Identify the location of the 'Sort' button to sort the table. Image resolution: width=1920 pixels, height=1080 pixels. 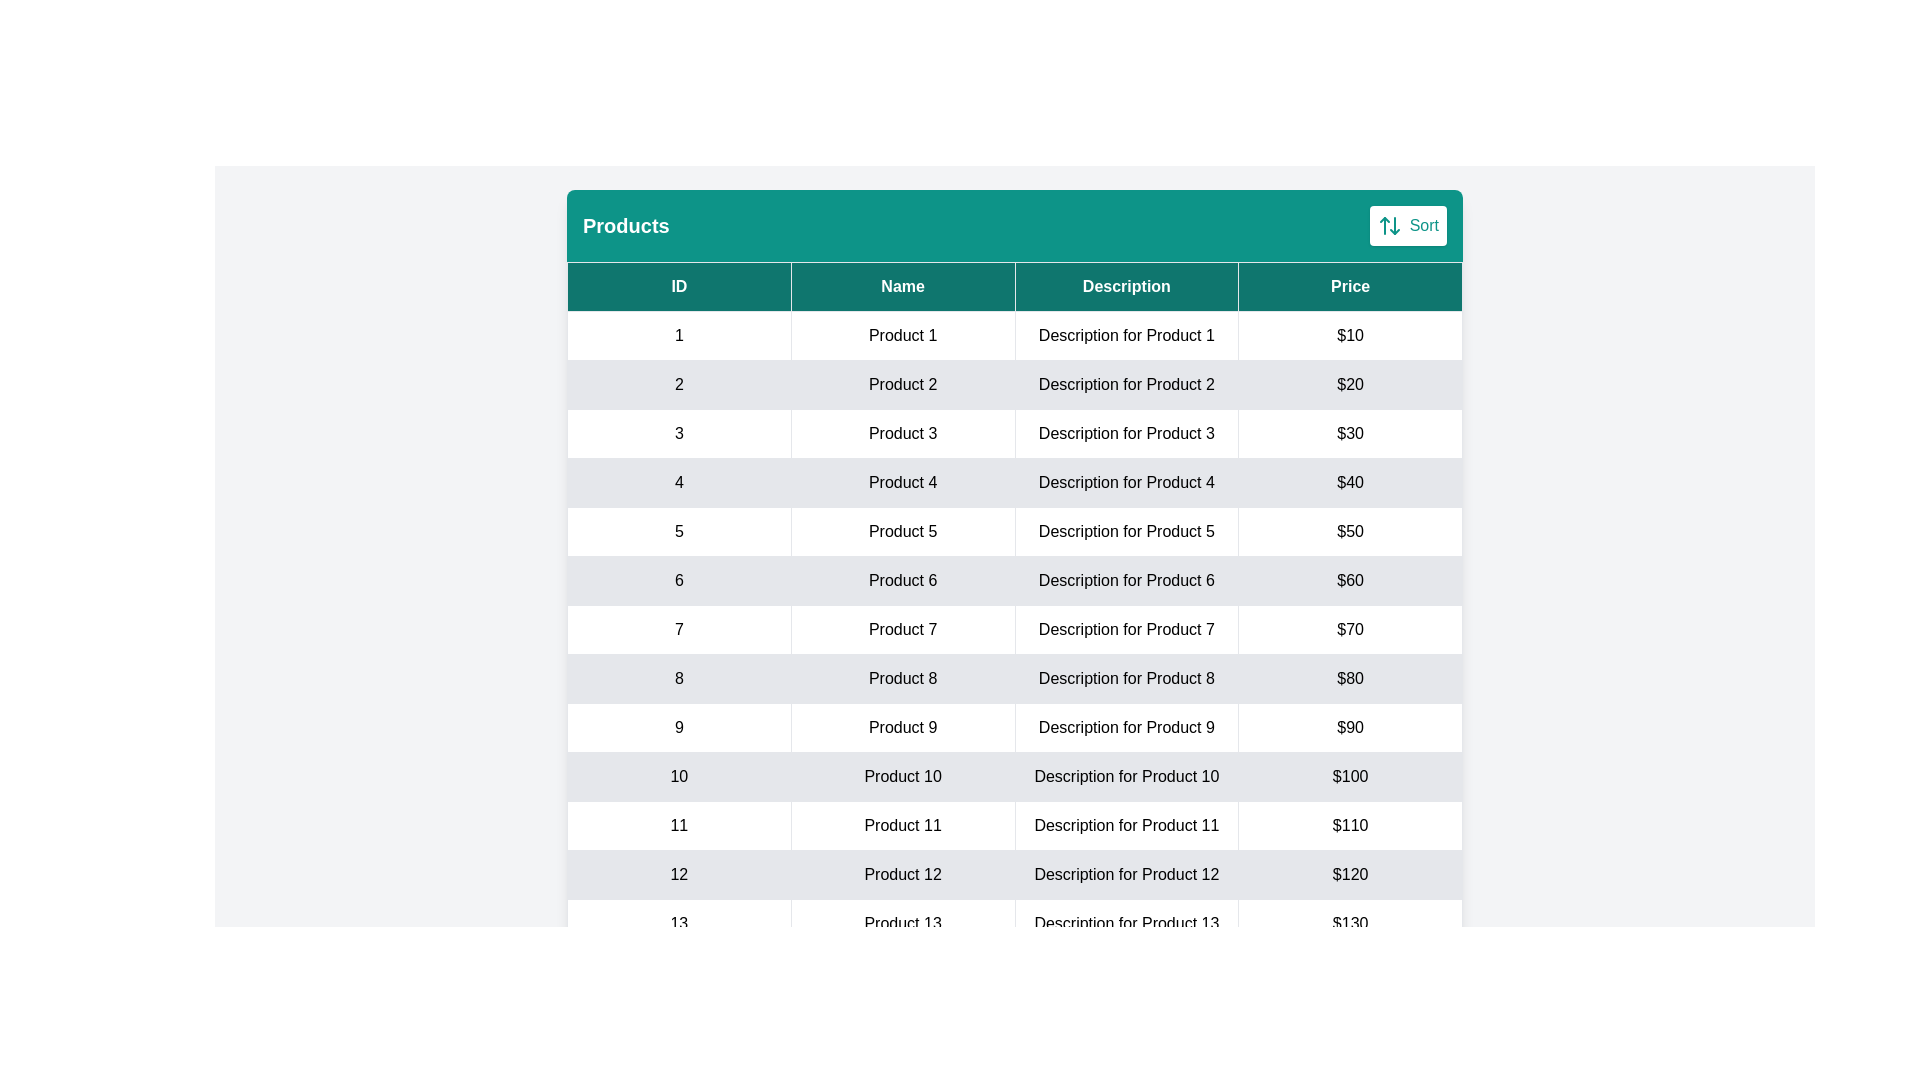
(1406, 225).